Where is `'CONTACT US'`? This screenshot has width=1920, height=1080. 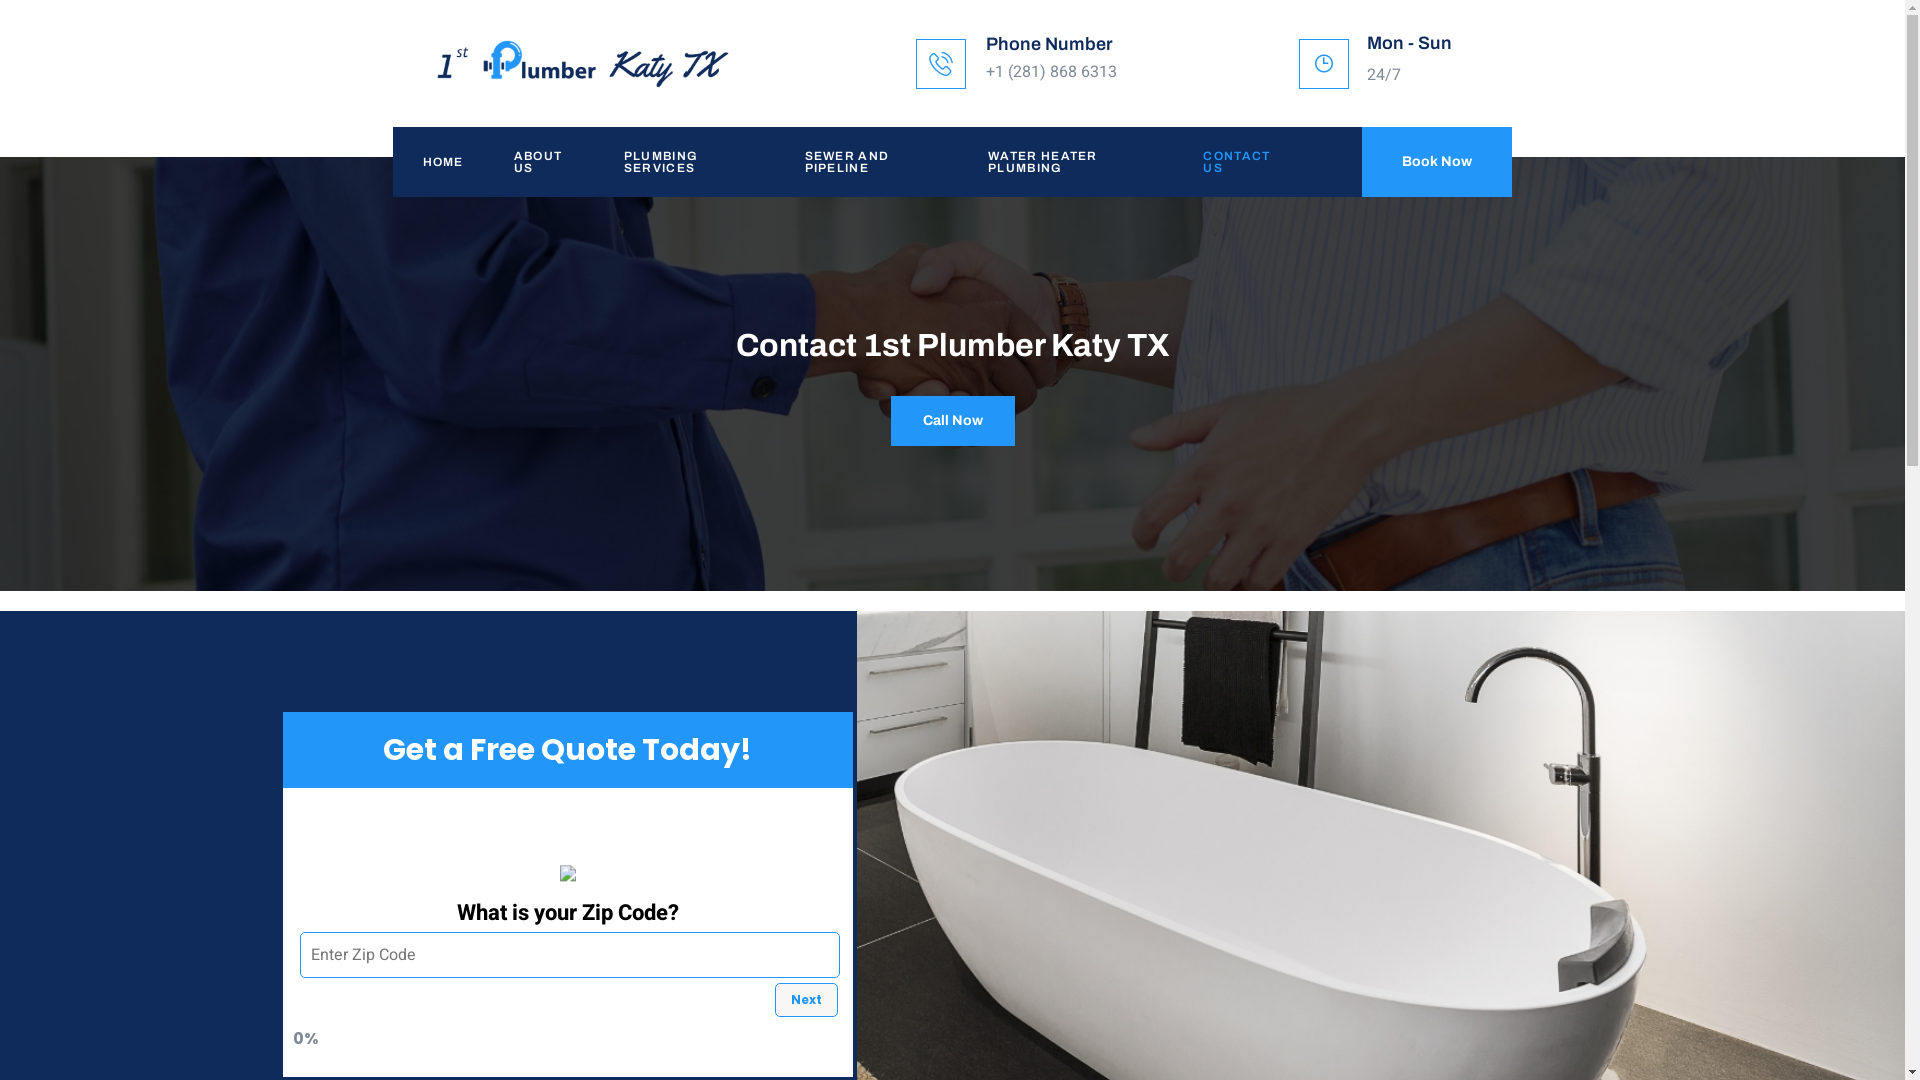
'CONTACT US' is located at coordinates (1235, 161).